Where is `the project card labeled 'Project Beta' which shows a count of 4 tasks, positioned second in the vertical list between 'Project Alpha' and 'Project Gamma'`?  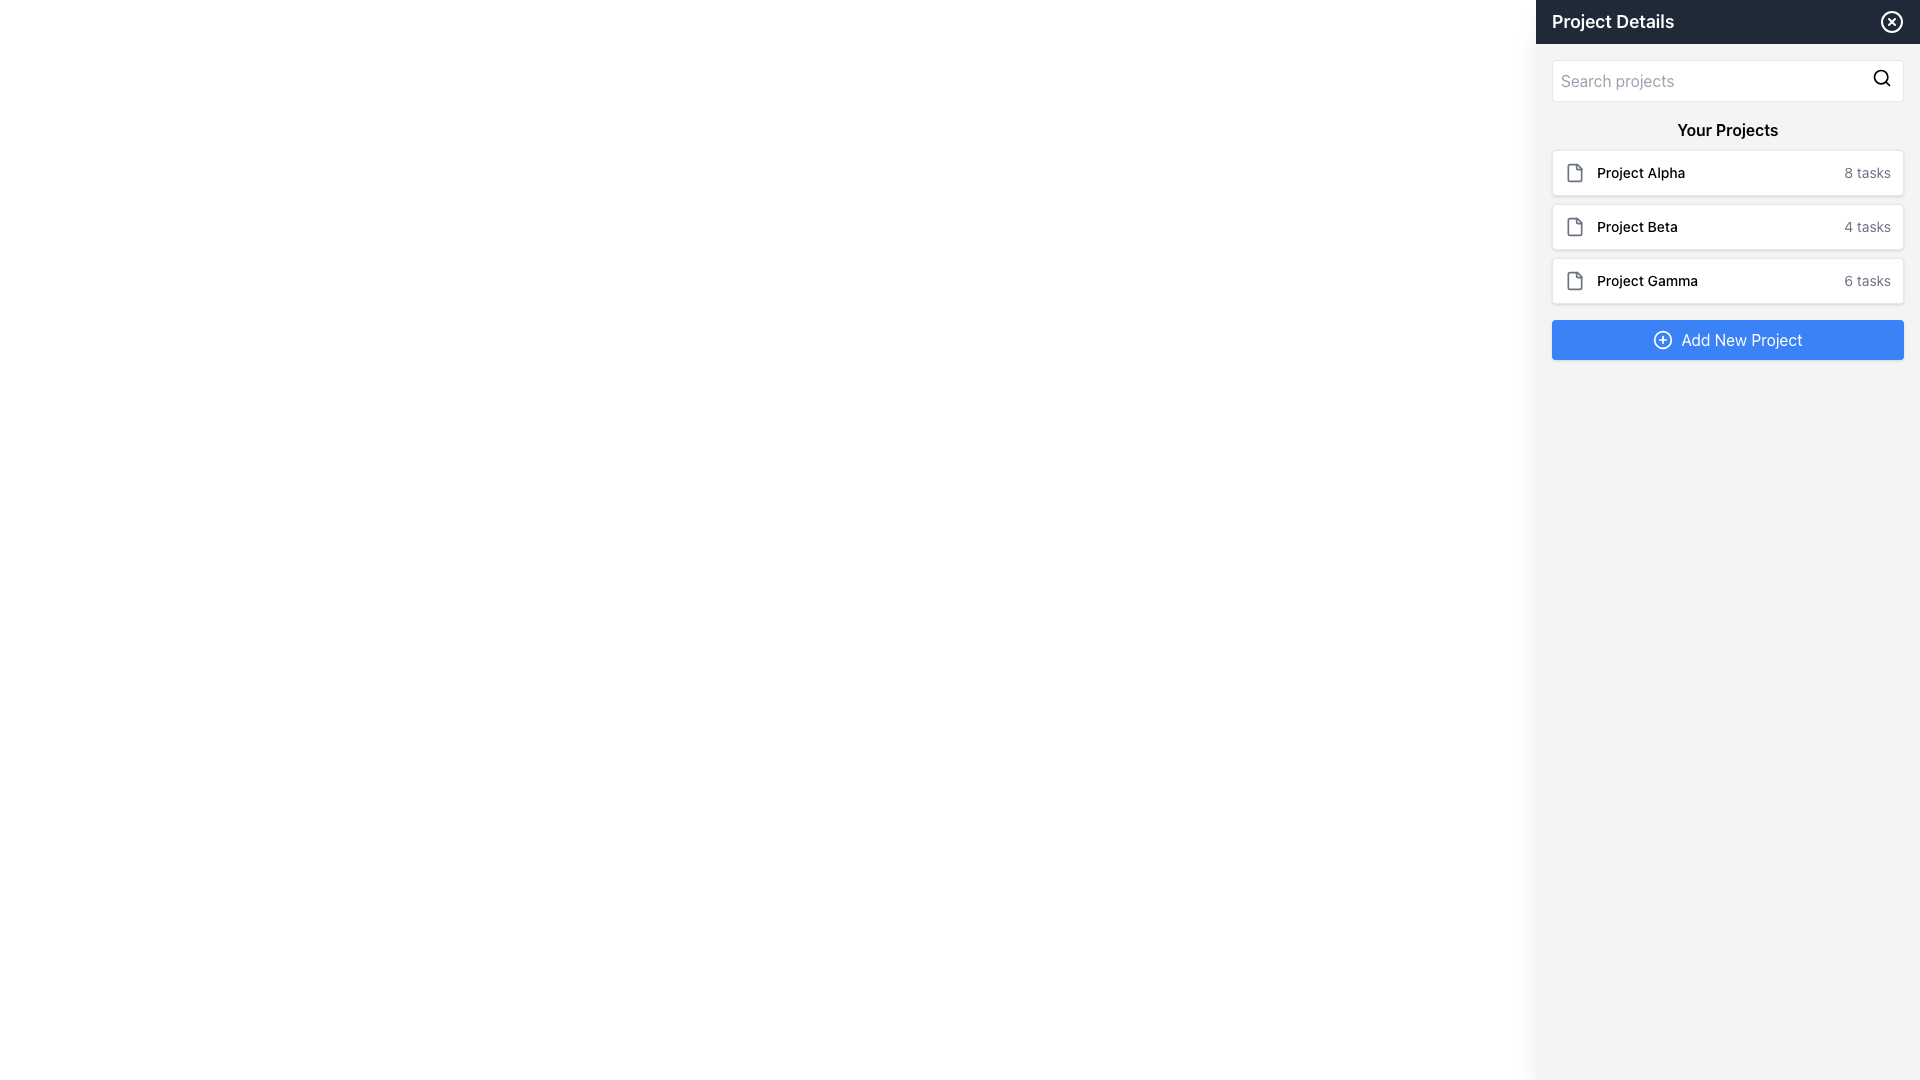 the project card labeled 'Project Beta' which shows a count of 4 tasks, positioned second in the vertical list between 'Project Alpha' and 'Project Gamma' is located at coordinates (1727, 226).